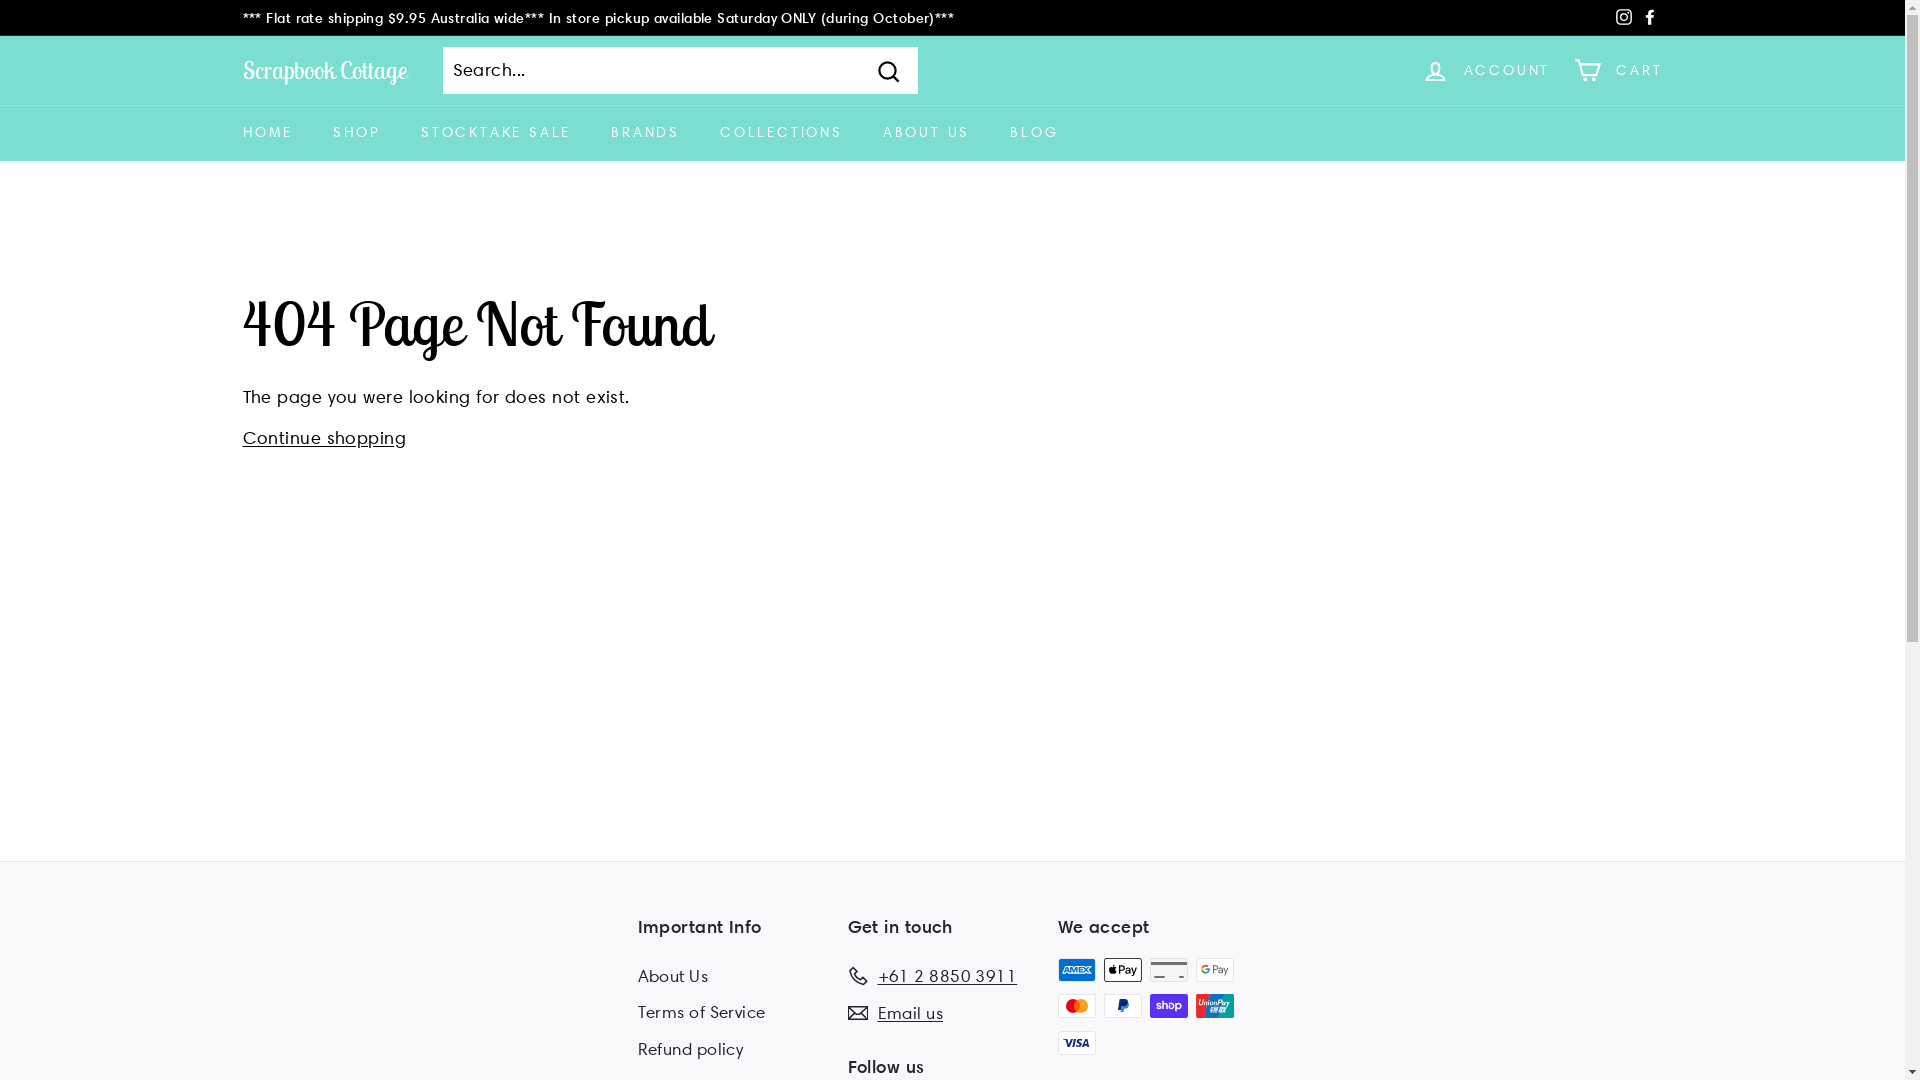 The height and width of the screenshot is (1080, 1920). I want to click on 'ACCOUNT', so click(1486, 69).